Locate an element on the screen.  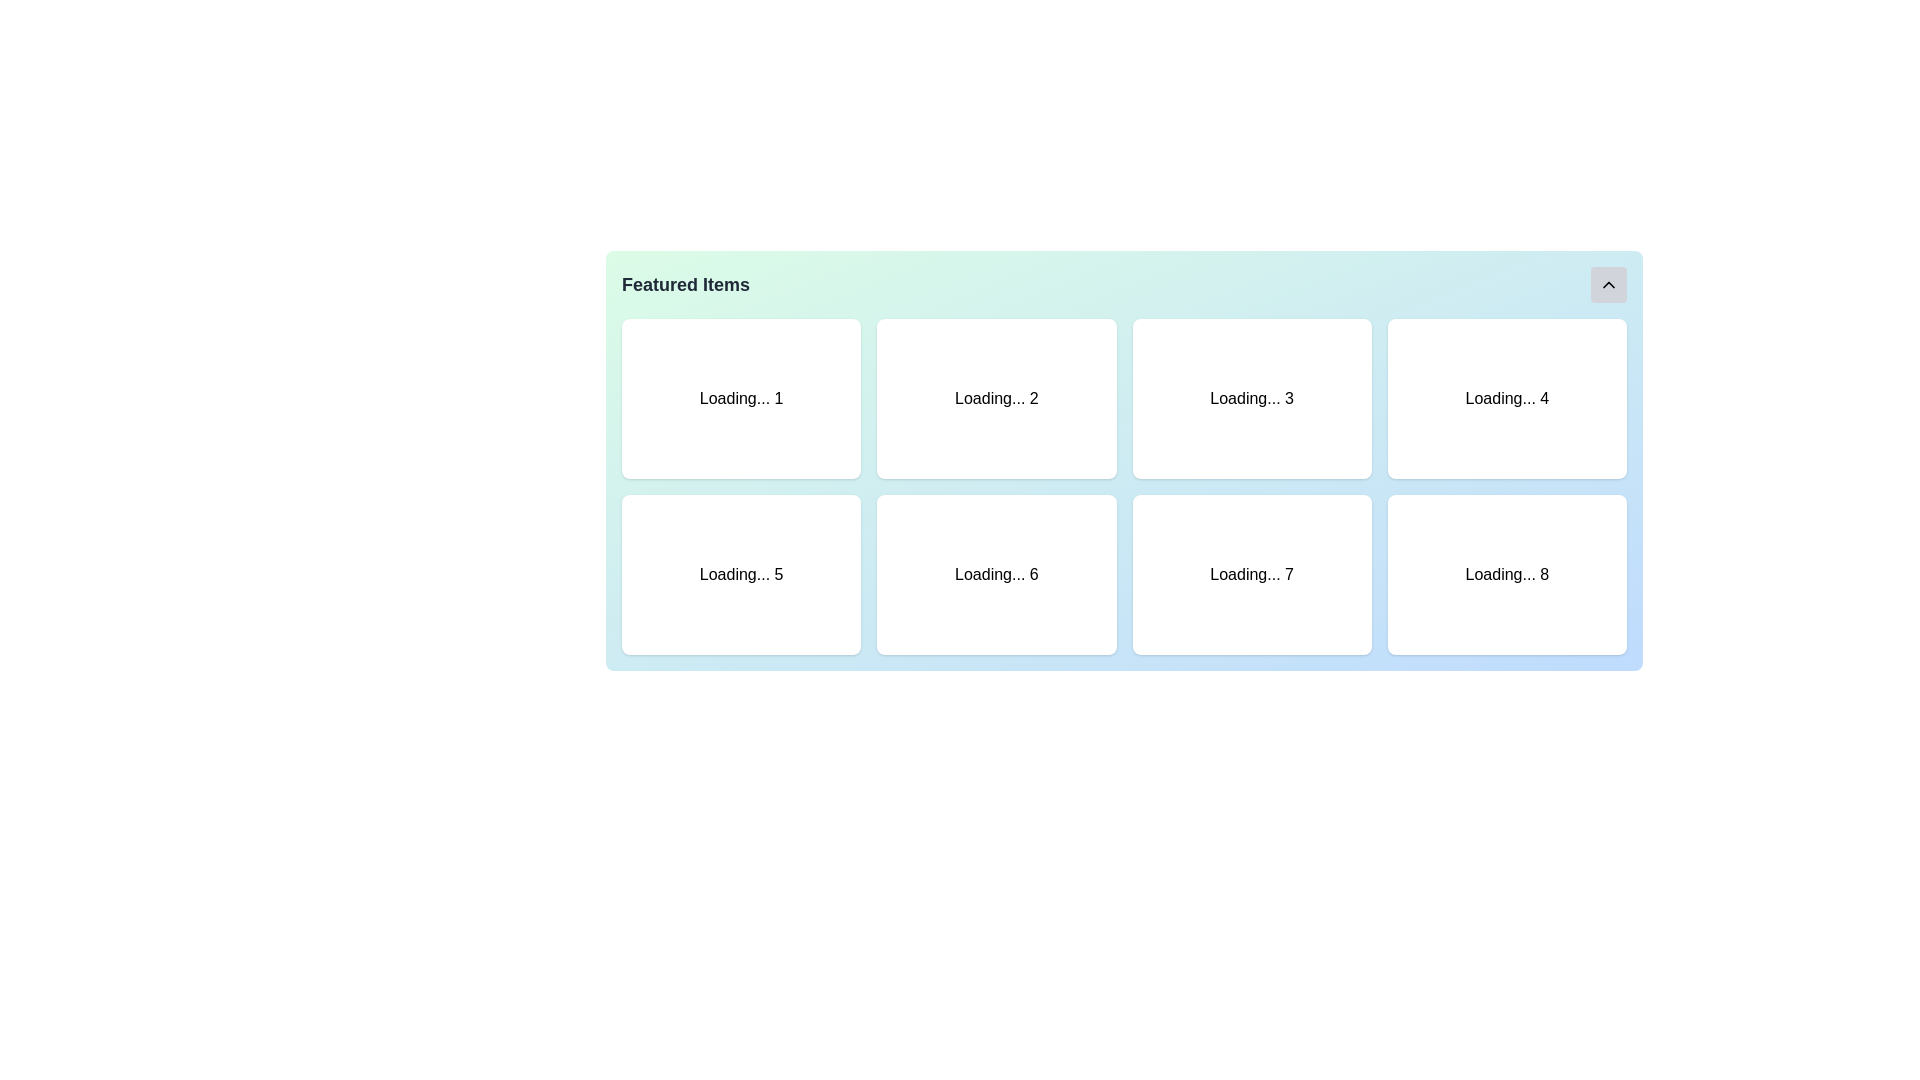
the informational card located in the third position of the second row is located at coordinates (1251, 574).